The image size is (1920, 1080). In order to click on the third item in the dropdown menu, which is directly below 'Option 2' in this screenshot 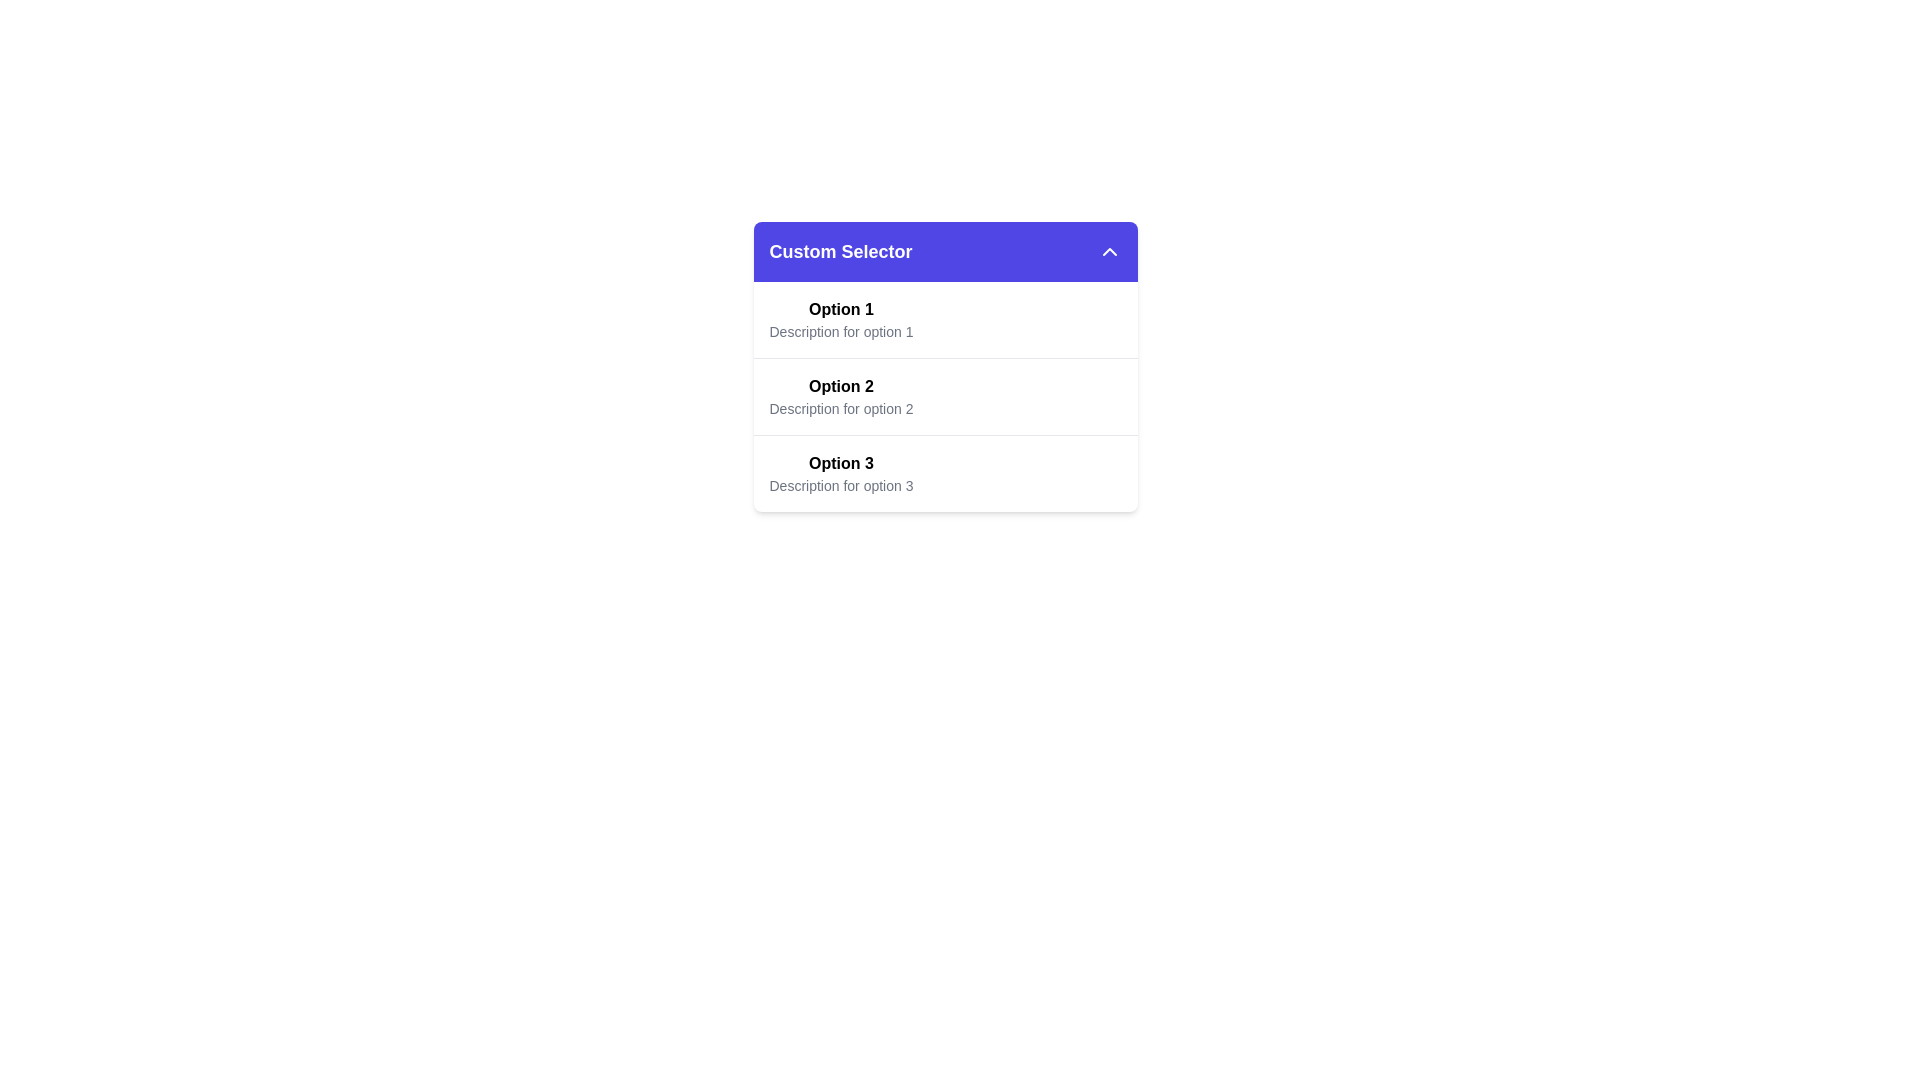, I will do `click(944, 473)`.